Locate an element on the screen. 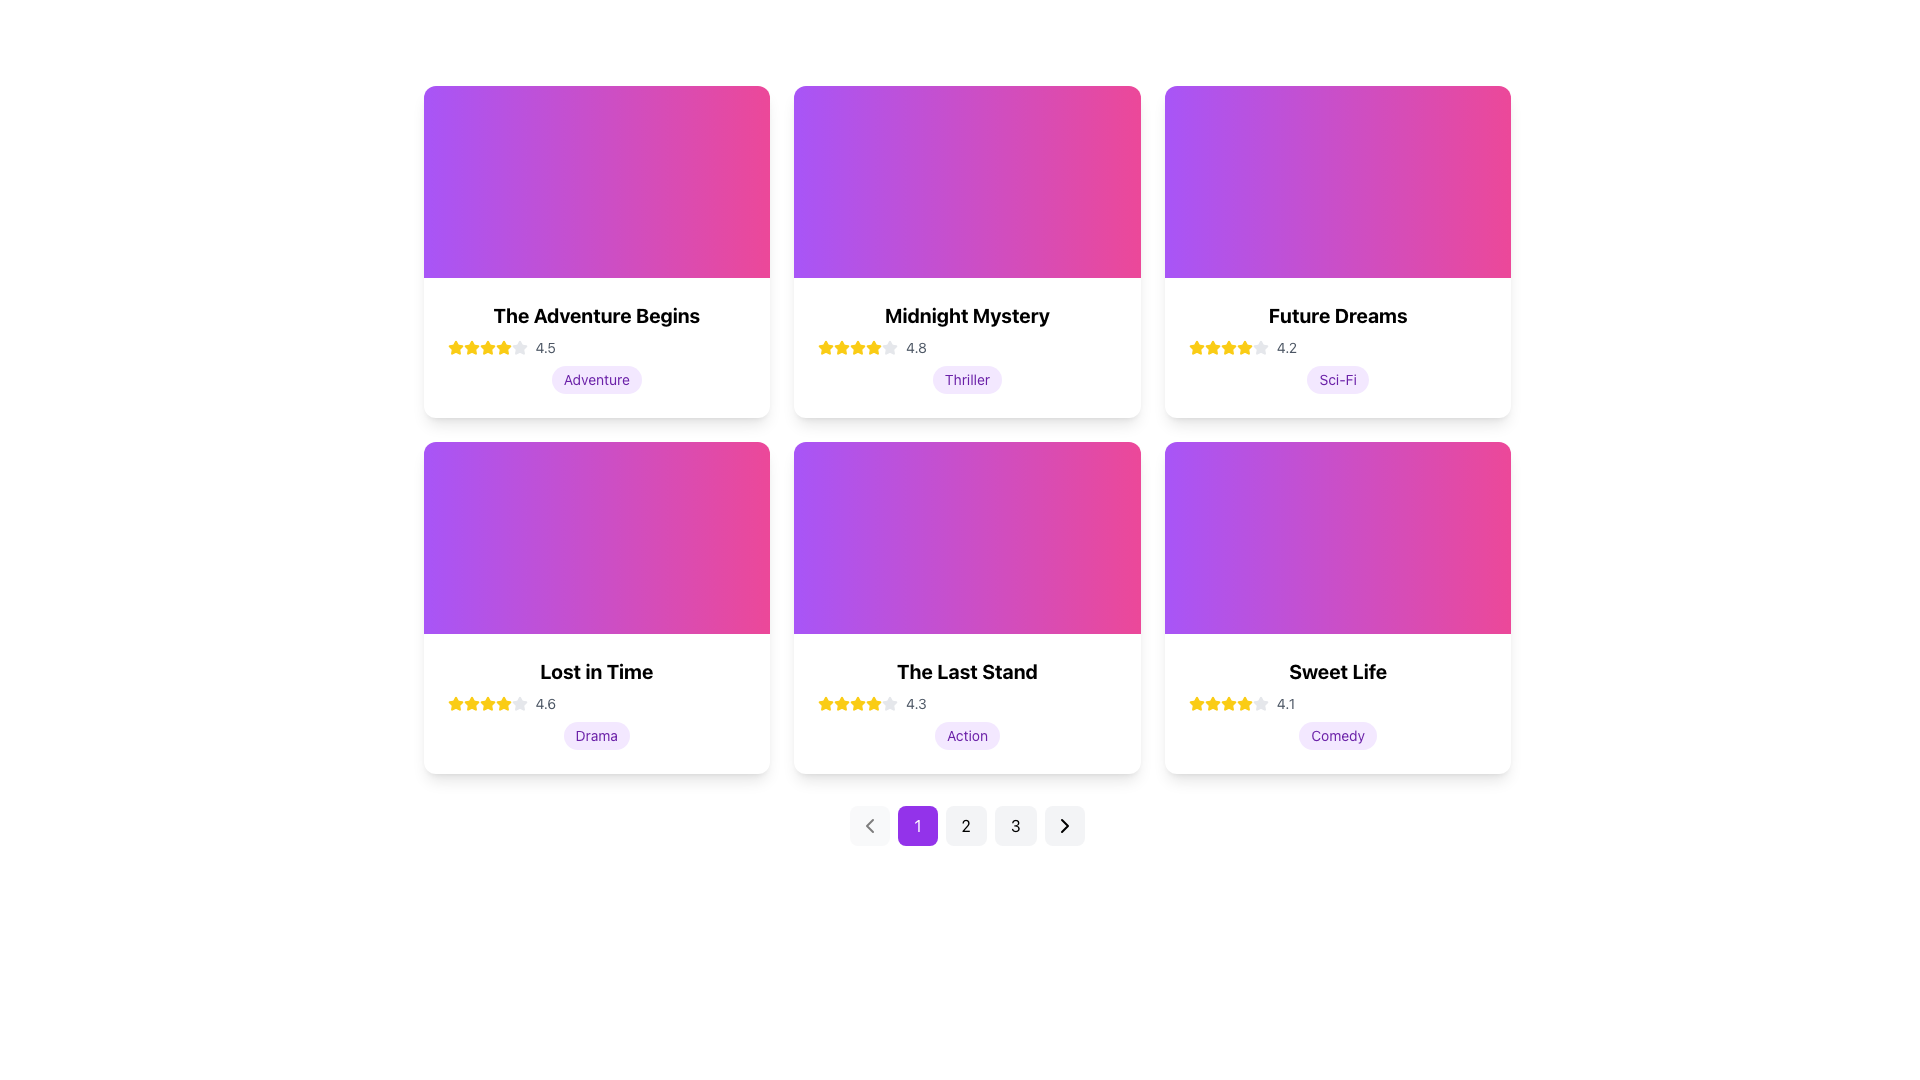 This screenshot has height=1080, width=1920. the Info card section that displays the title, rating, and category of the specific item located in the first card of the grid arrangement is located at coordinates (595, 346).